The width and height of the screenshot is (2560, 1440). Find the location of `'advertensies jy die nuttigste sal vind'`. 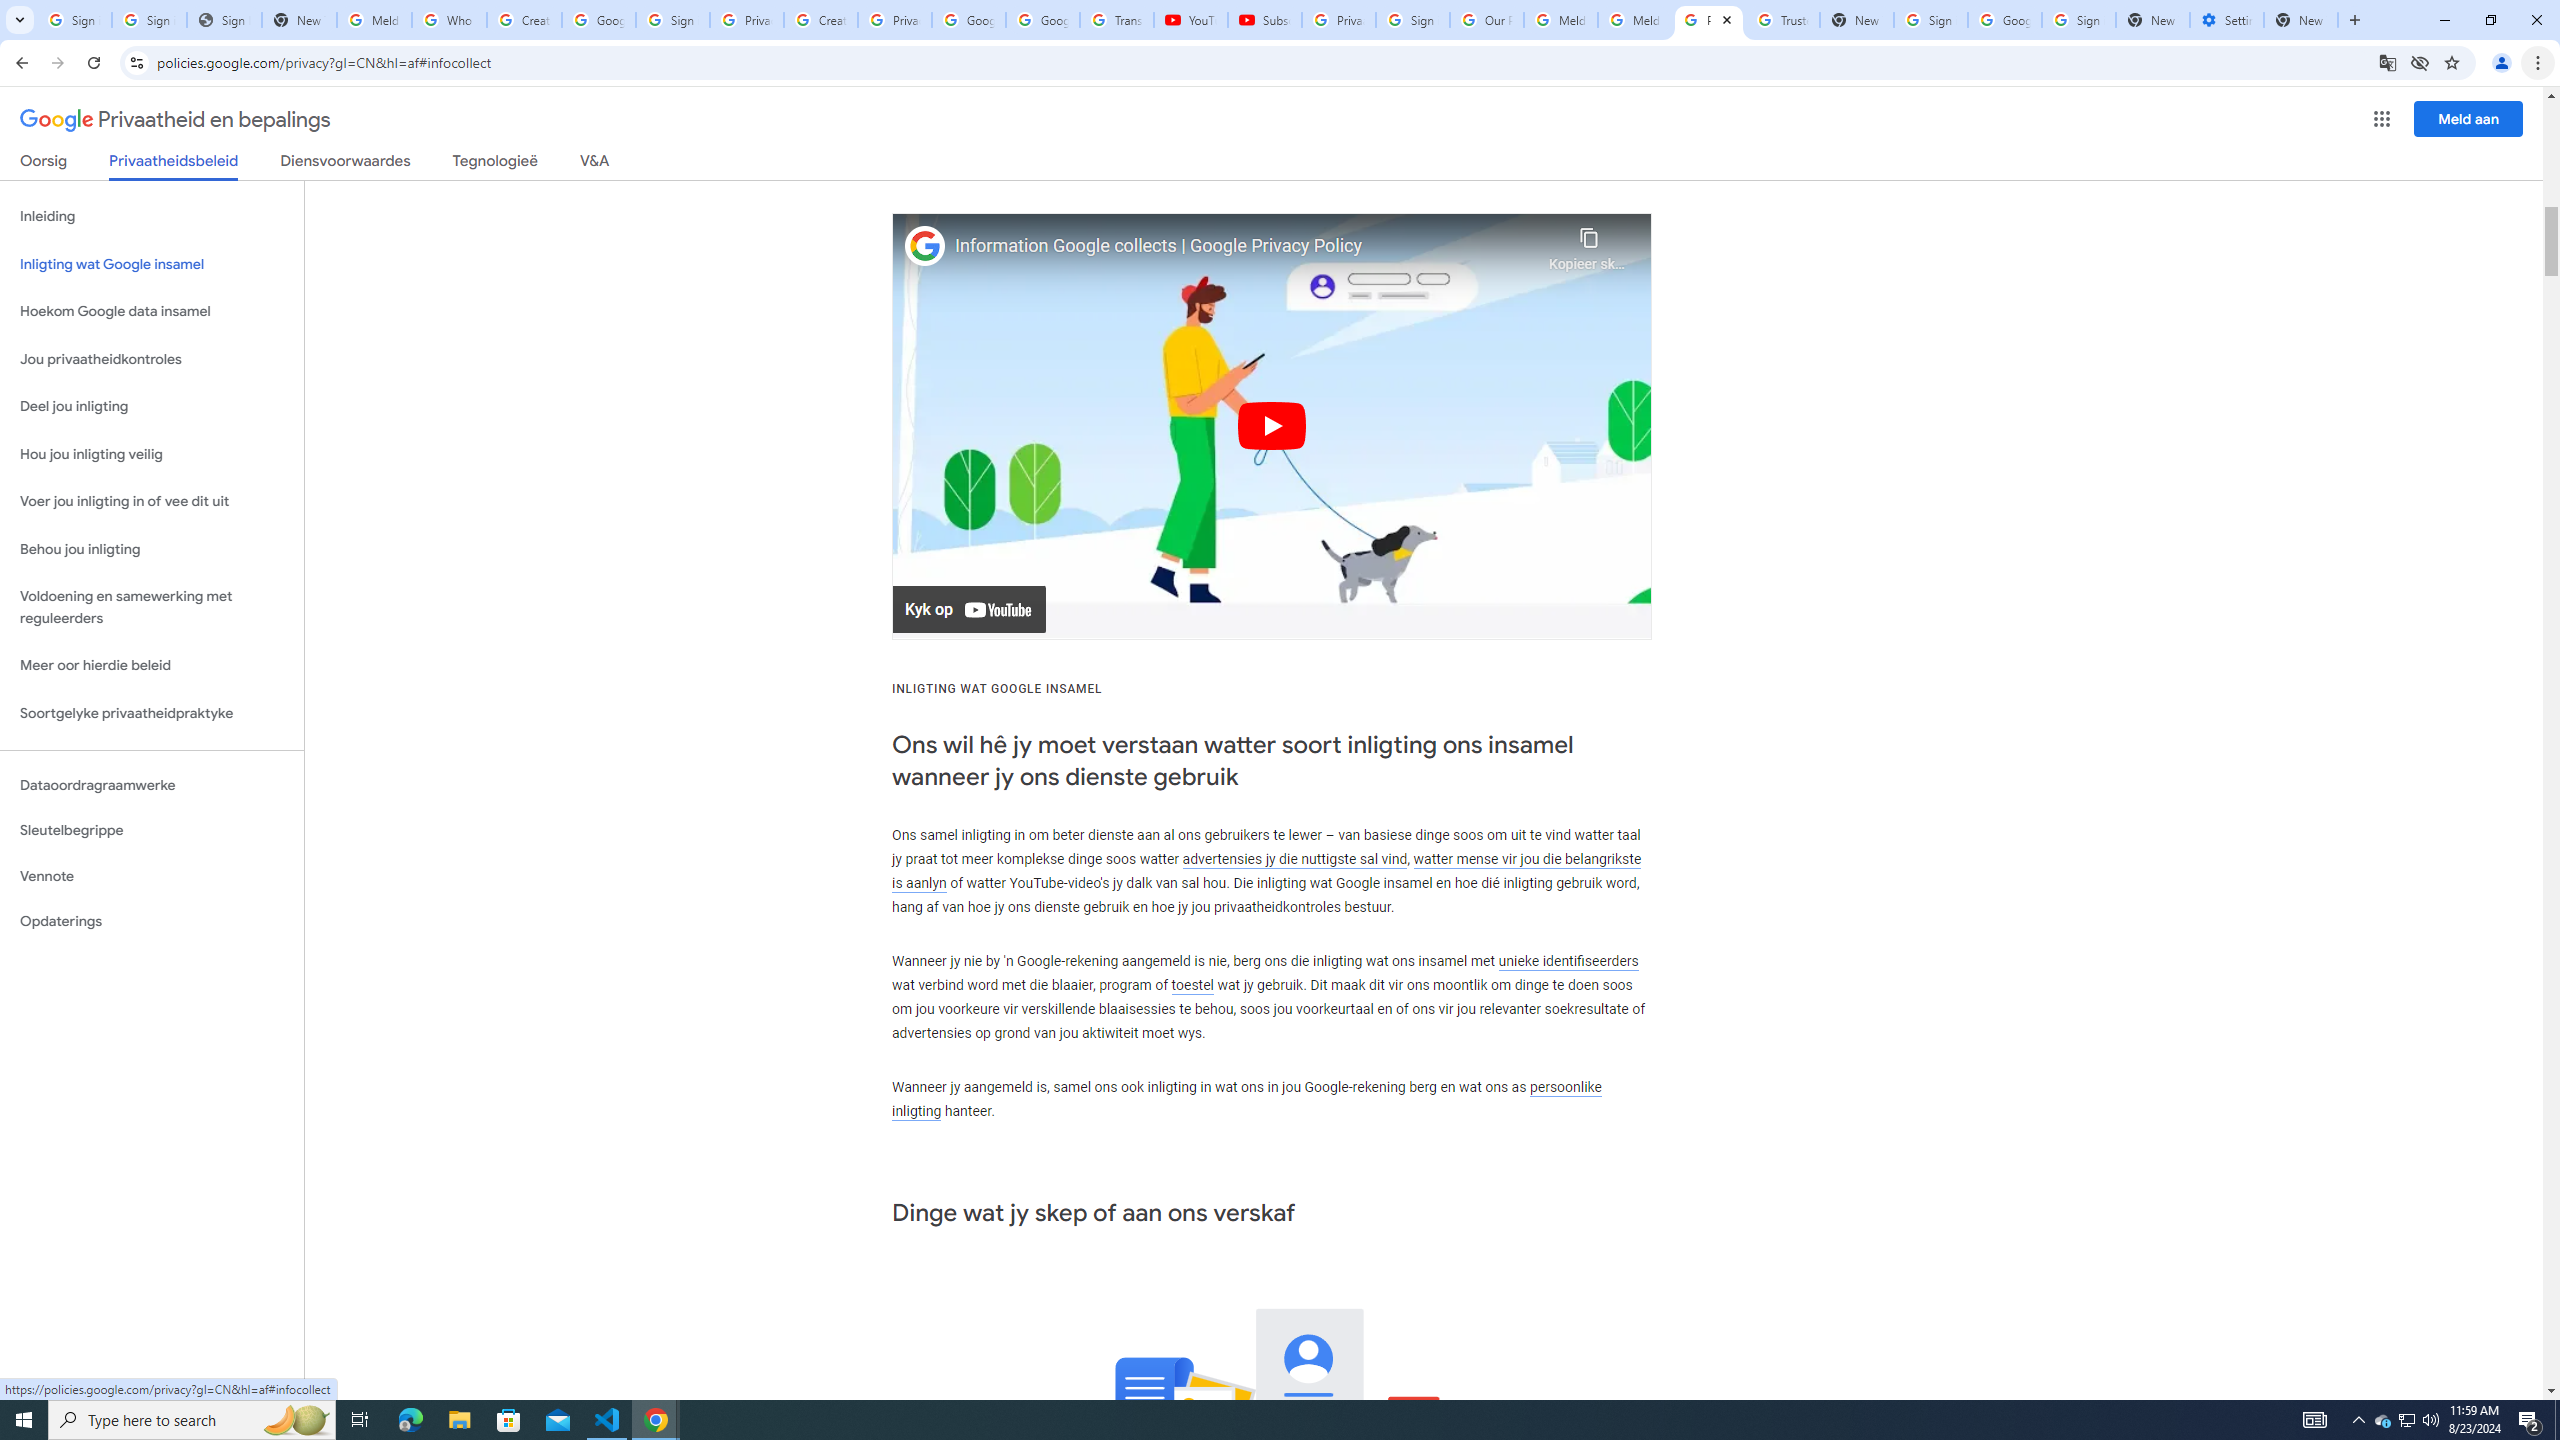

'advertensies jy die nuttigste sal vind' is located at coordinates (1295, 857).